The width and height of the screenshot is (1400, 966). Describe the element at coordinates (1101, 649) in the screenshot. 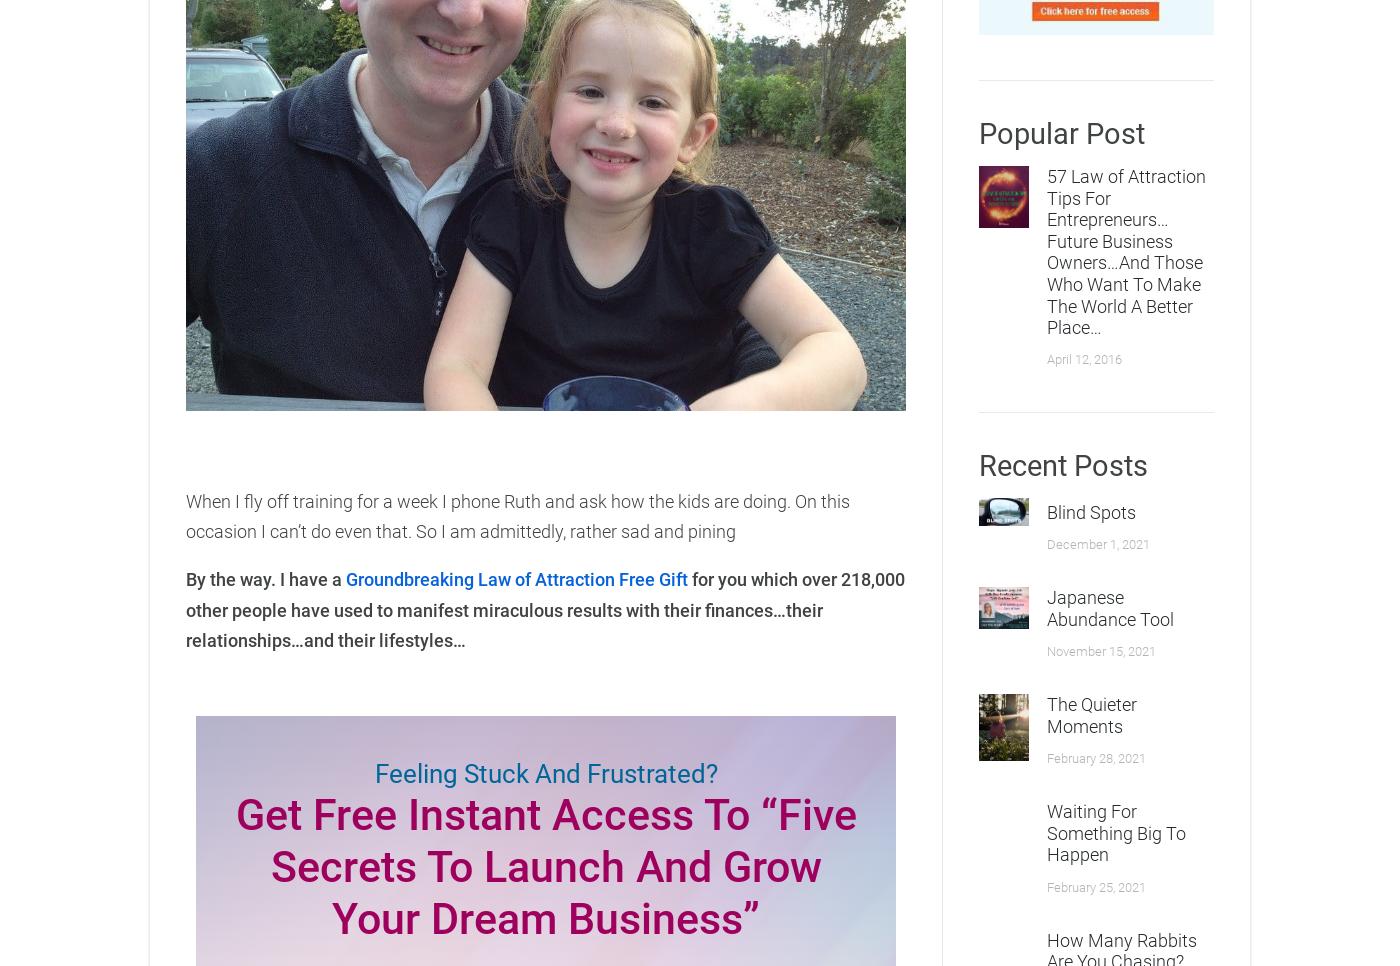

I see `'November 15, 2021'` at that location.